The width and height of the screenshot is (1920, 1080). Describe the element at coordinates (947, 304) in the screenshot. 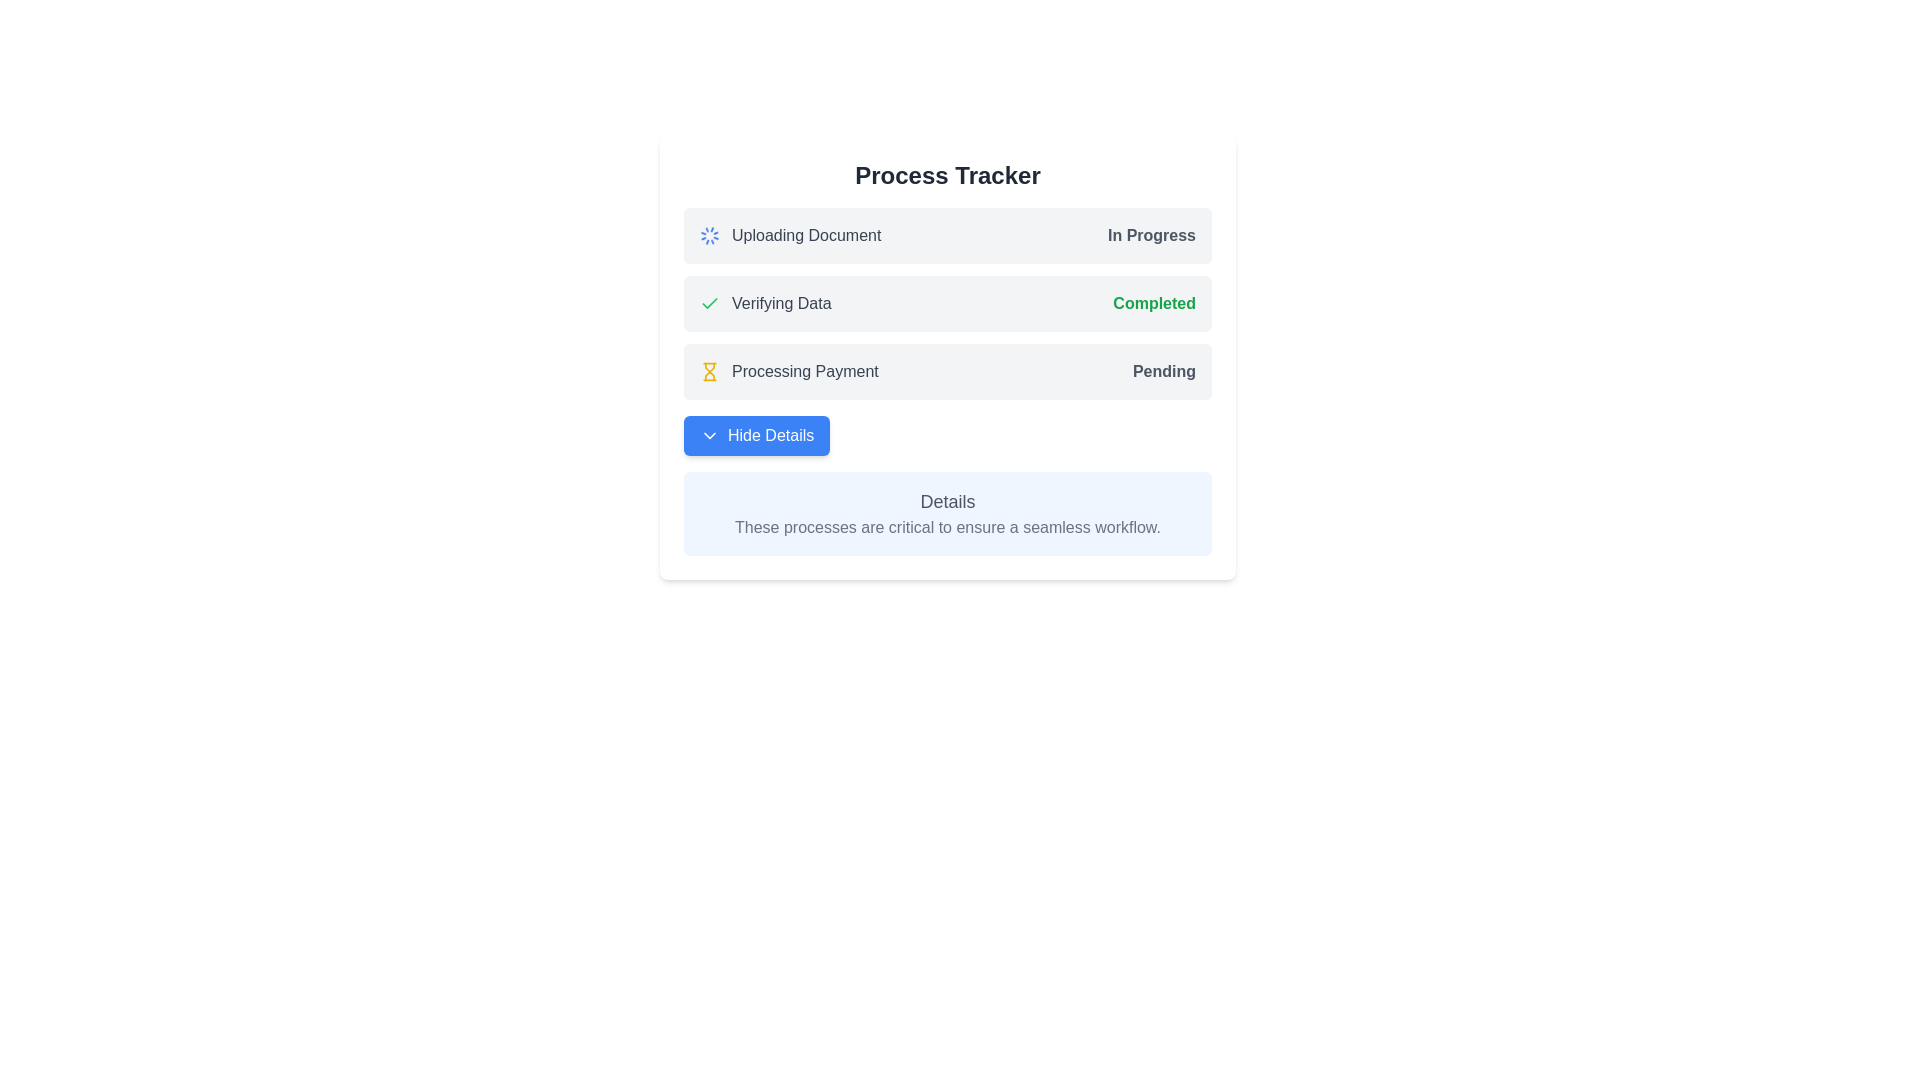

I see `text content of the Status indicator that shows the progress of the 'Verifying Data' process, located below 'Uploading Document' and above 'Processing Payment' in the 'Process Tracker' section` at that location.